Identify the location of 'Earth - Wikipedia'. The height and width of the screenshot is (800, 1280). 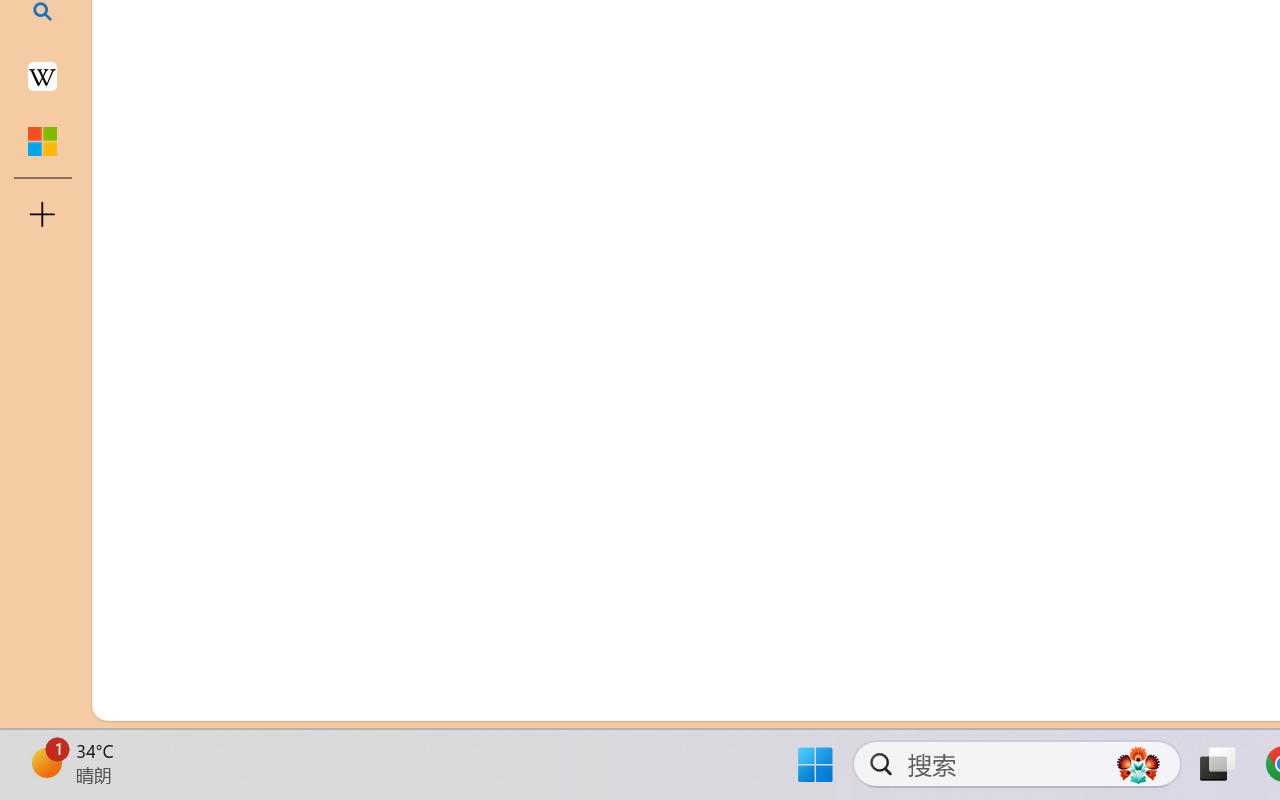
(42, 76).